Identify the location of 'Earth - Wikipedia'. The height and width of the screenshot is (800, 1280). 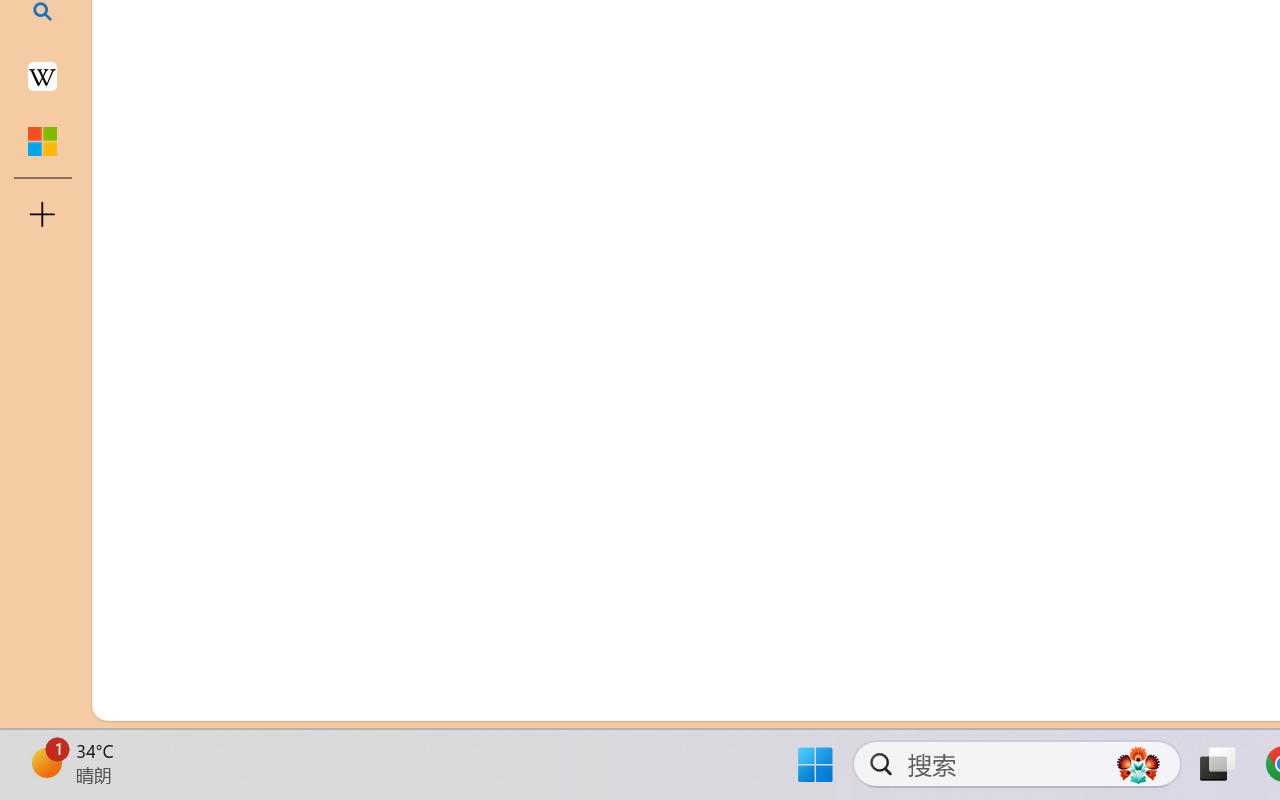
(42, 76).